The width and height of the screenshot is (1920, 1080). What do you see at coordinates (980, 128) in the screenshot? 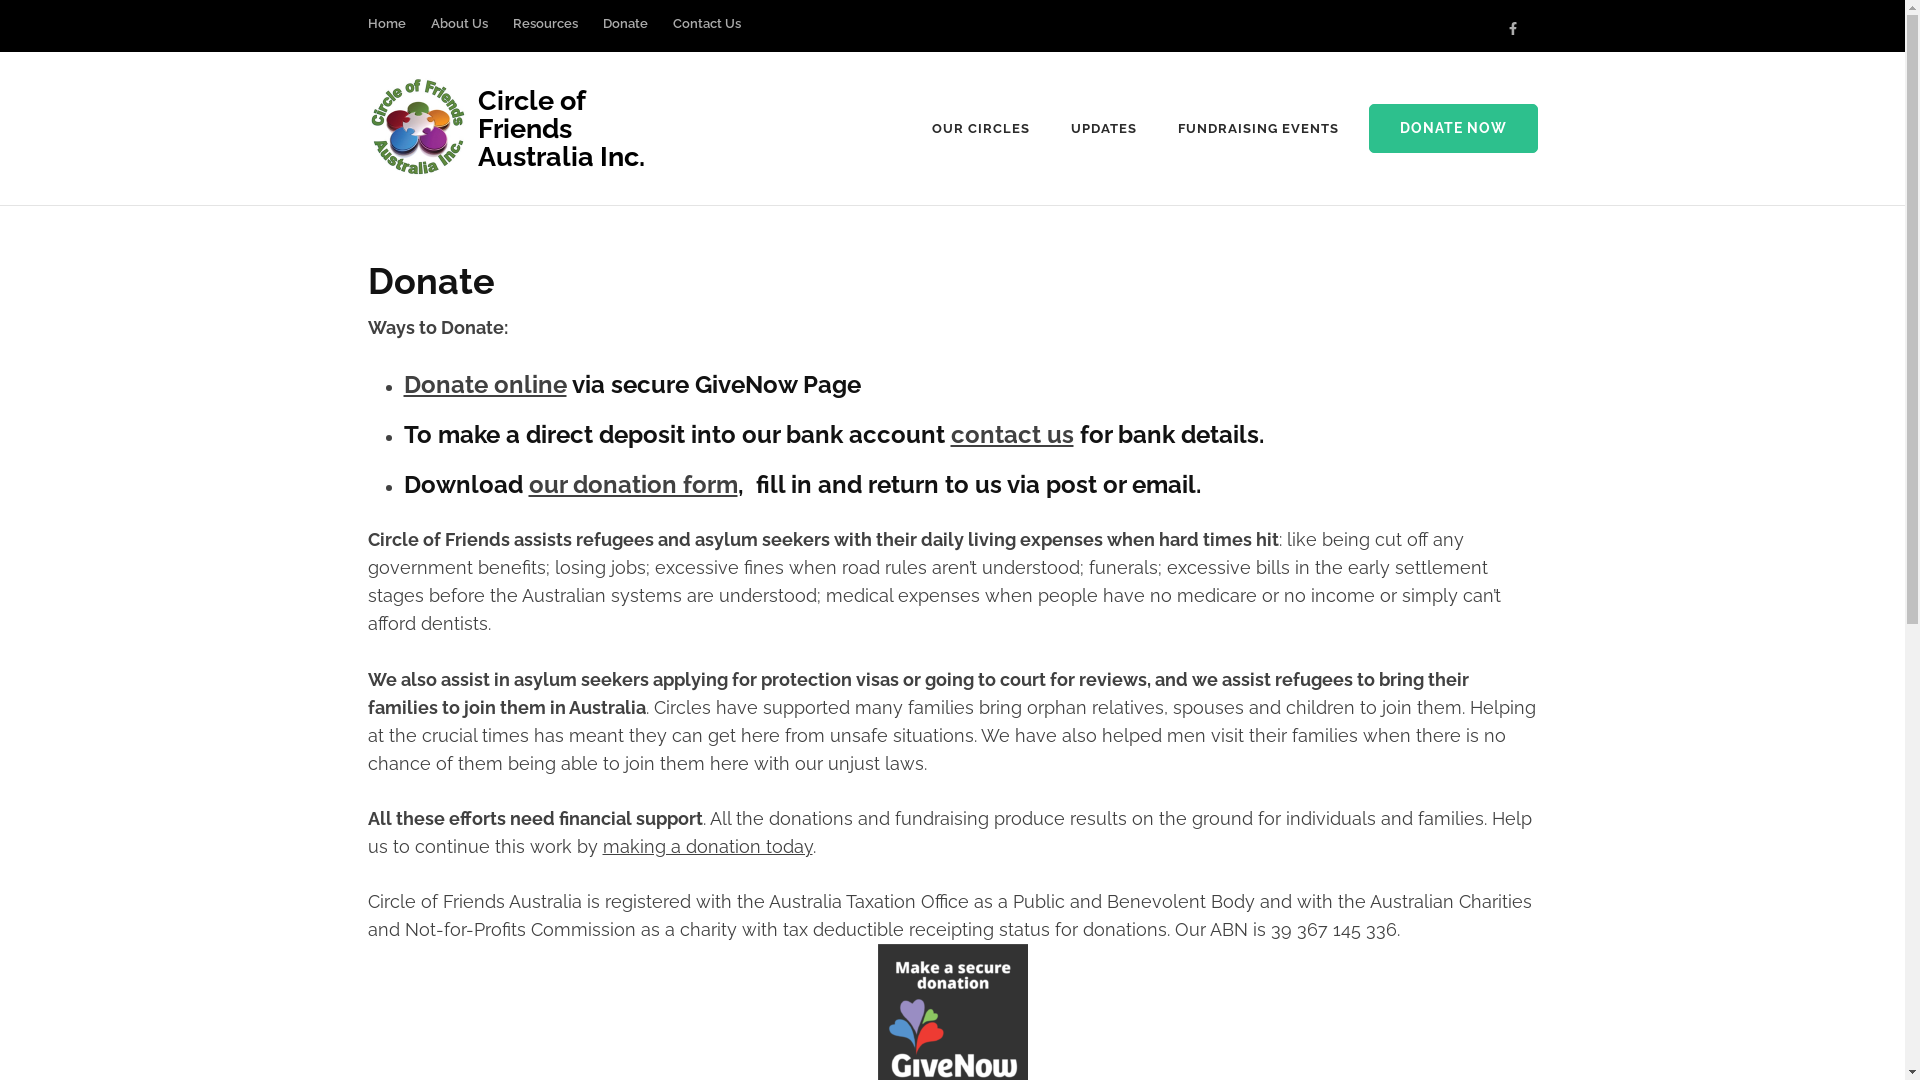
I see `'OUR CIRCLES'` at bounding box center [980, 128].